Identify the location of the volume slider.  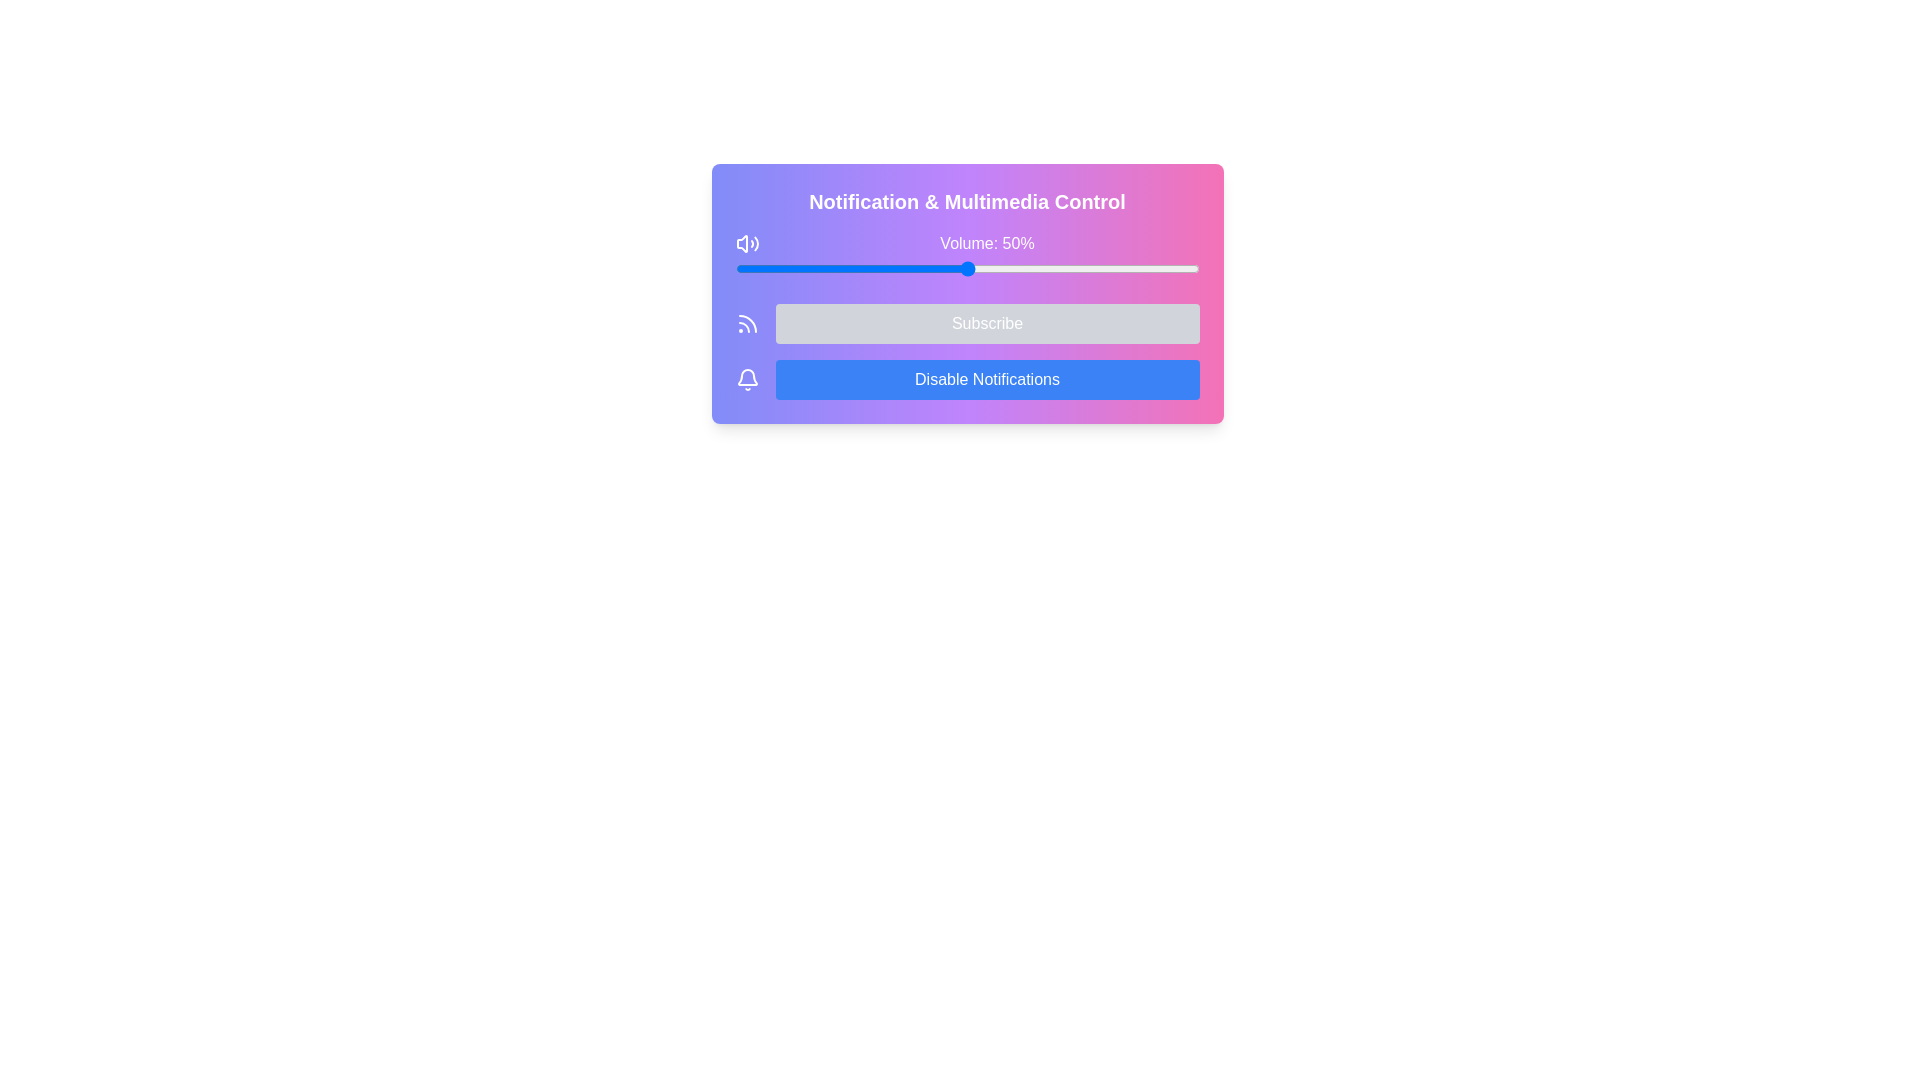
(910, 268).